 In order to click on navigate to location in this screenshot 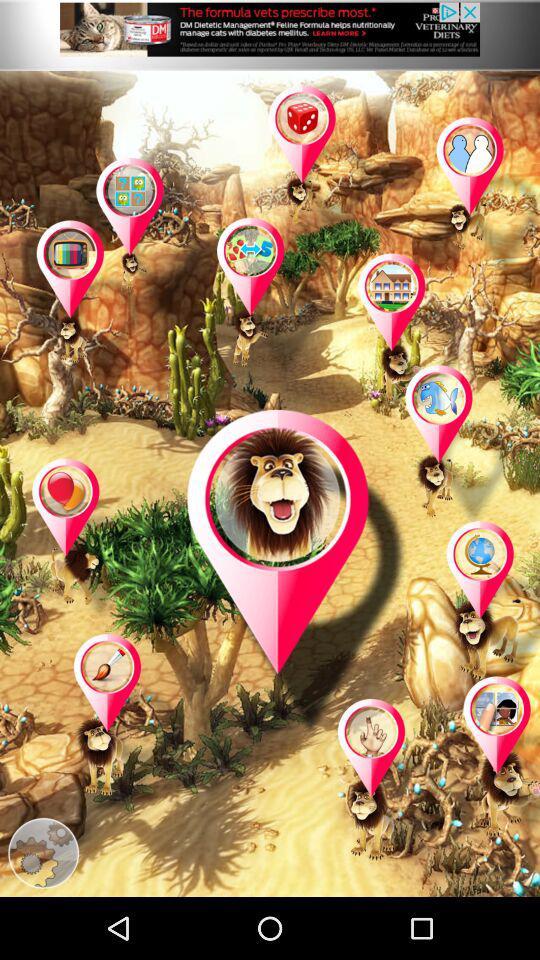, I will do `click(495, 757)`.